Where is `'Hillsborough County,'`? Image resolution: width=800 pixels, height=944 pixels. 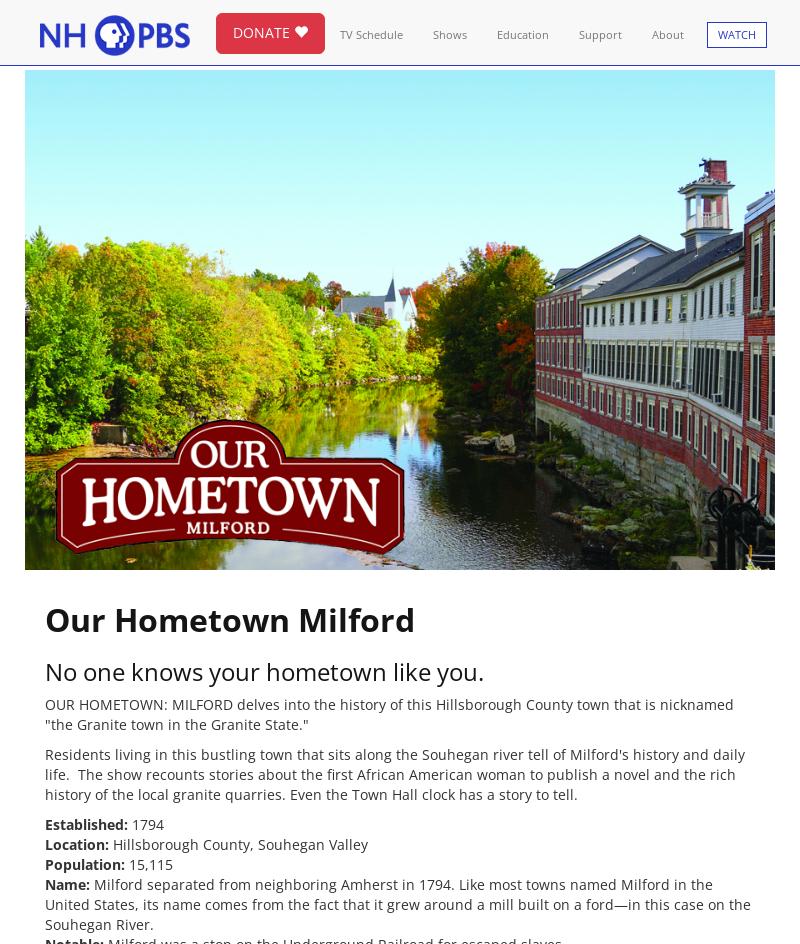 'Hillsborough County,' is located at coordinates (184, 843).